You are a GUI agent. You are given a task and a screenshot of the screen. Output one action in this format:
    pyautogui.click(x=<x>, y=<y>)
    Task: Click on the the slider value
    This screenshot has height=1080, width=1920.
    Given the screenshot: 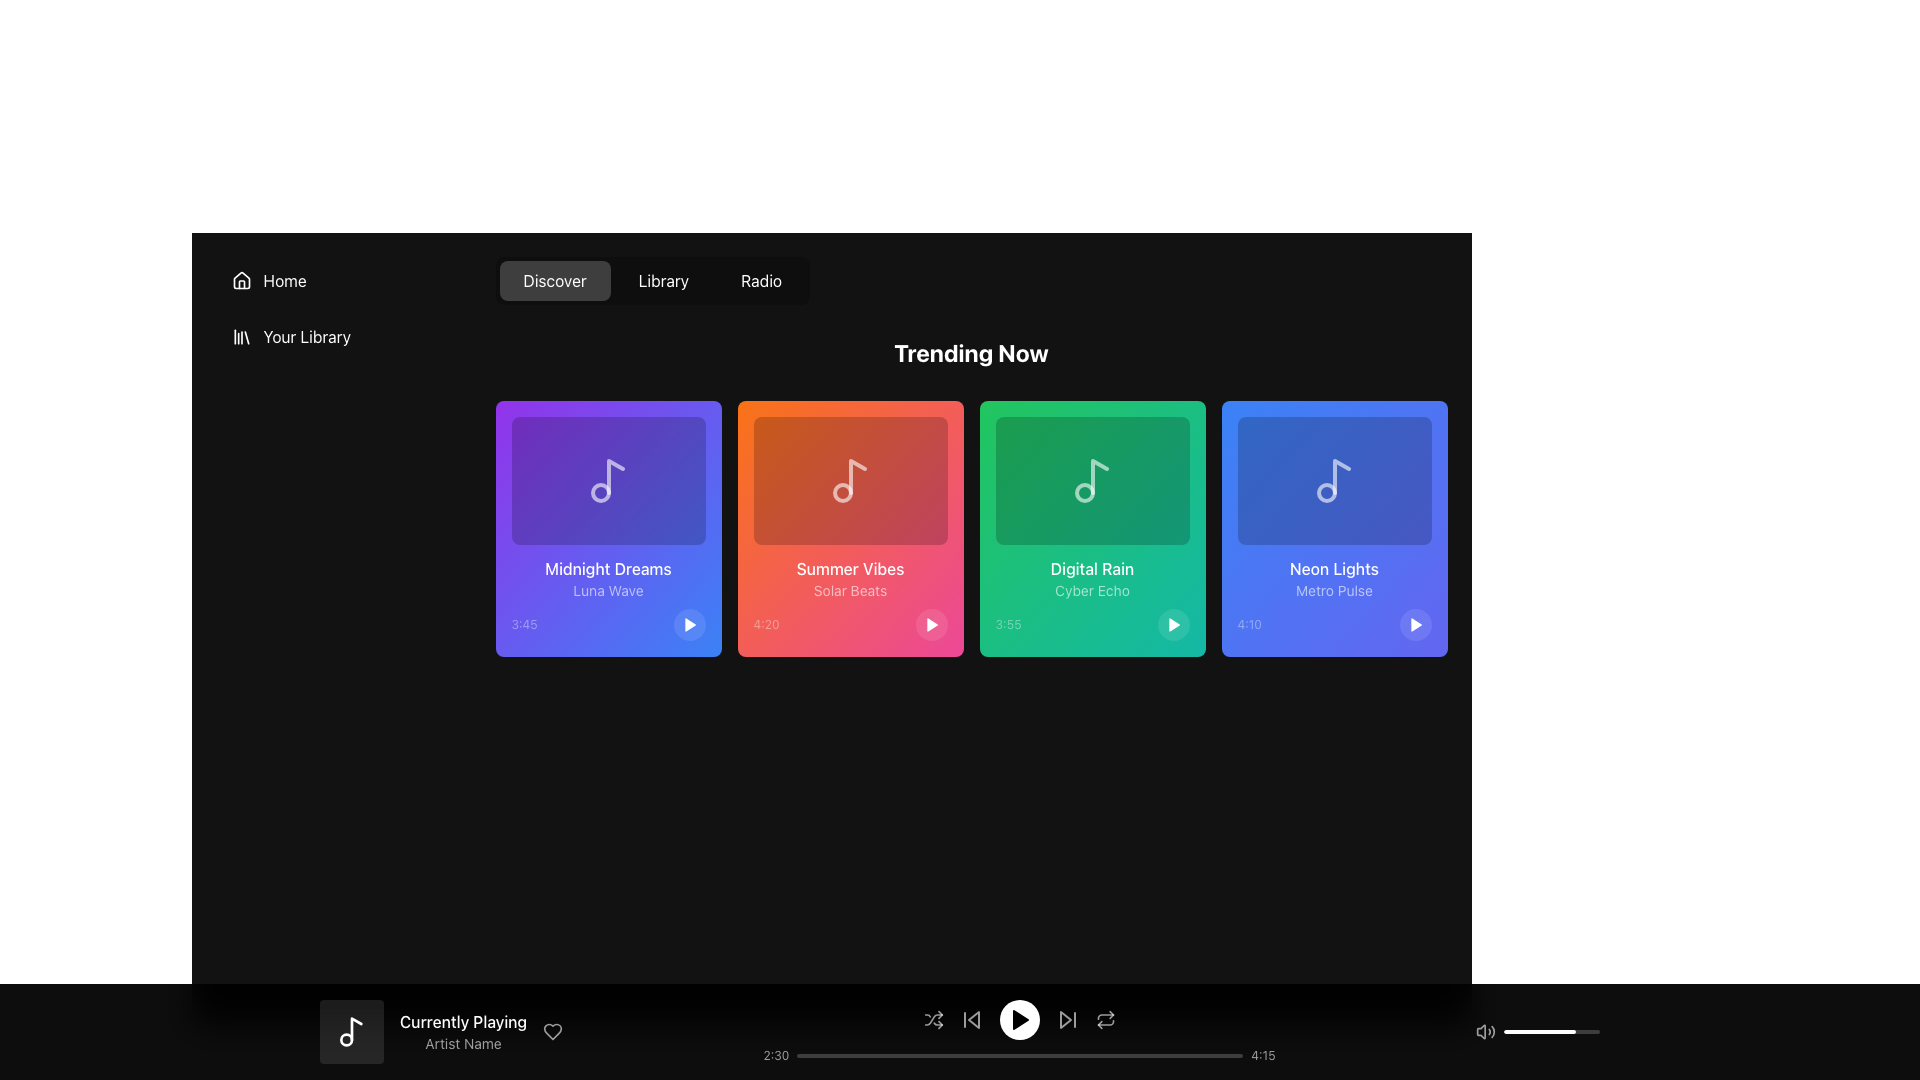 What is the action you would take?
    pyautogui.click(x=1574, y=1032)
    